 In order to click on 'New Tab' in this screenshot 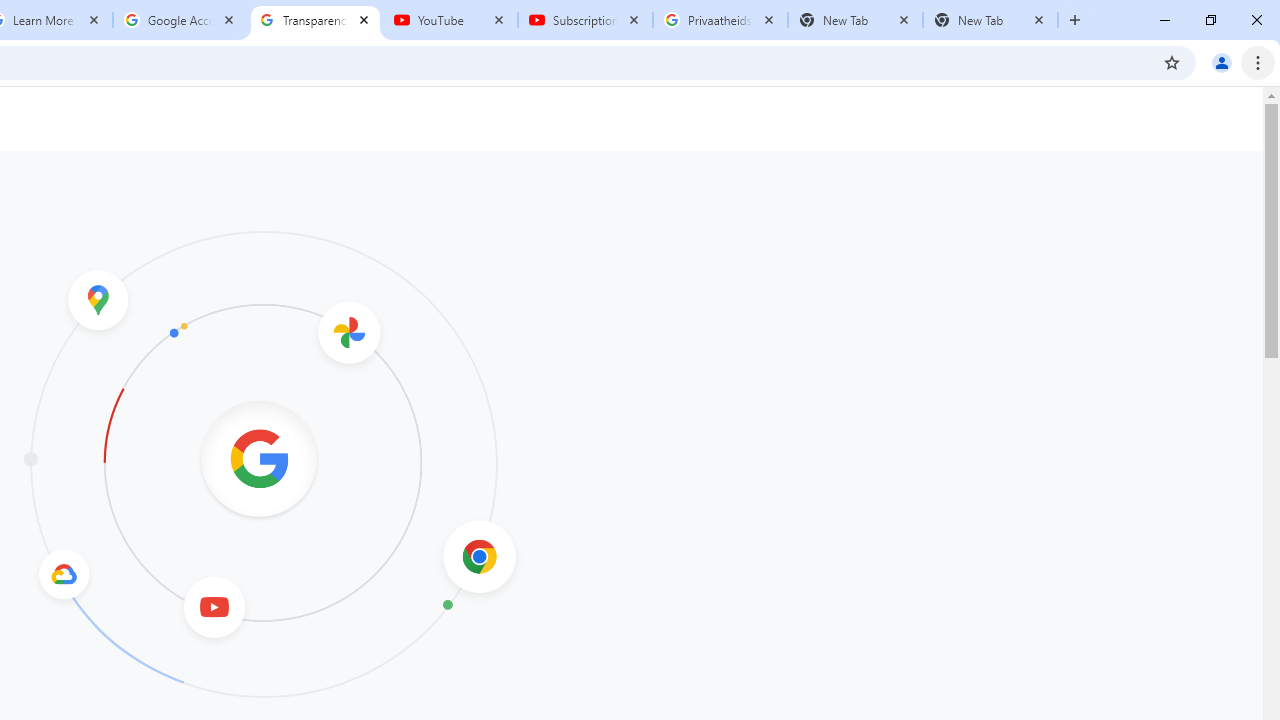, I will do `click(990, 20)`.